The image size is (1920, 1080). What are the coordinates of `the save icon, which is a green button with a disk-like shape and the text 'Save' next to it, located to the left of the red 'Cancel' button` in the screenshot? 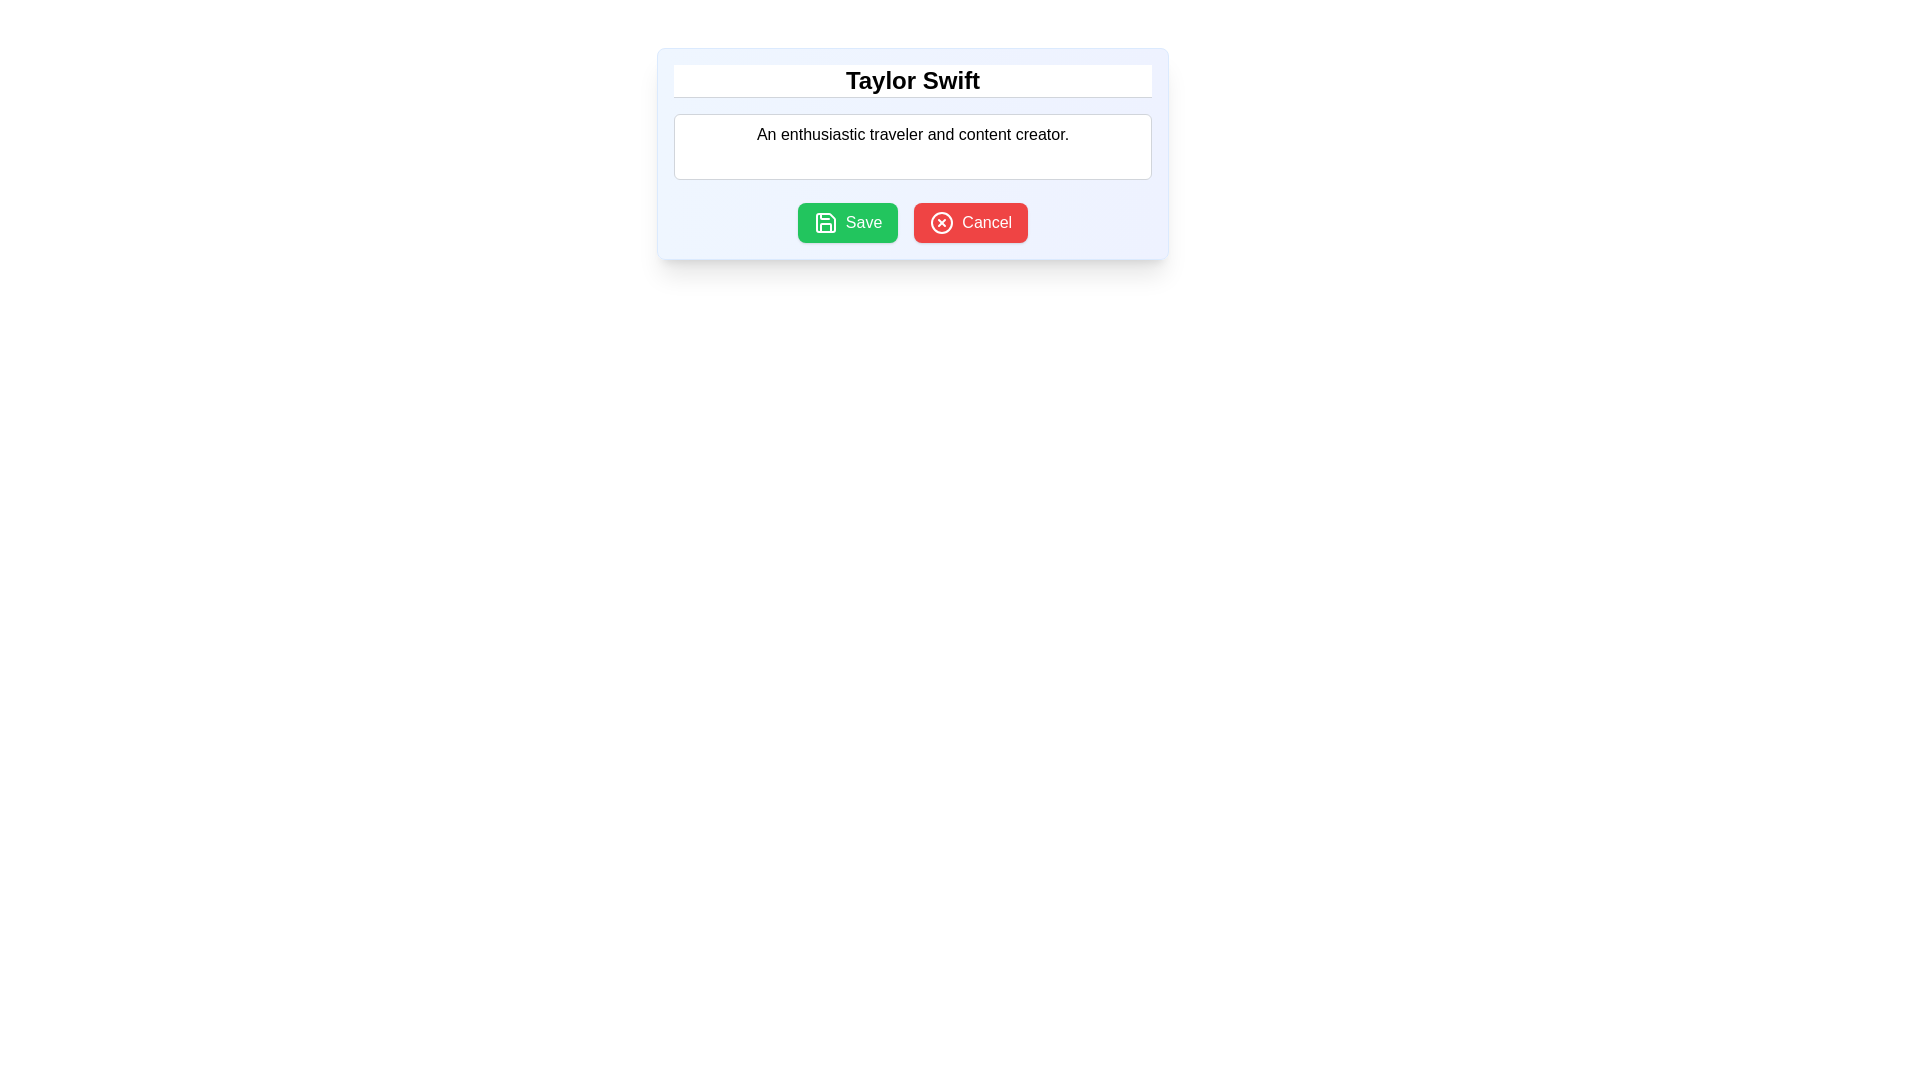 It's located at (825, 223).